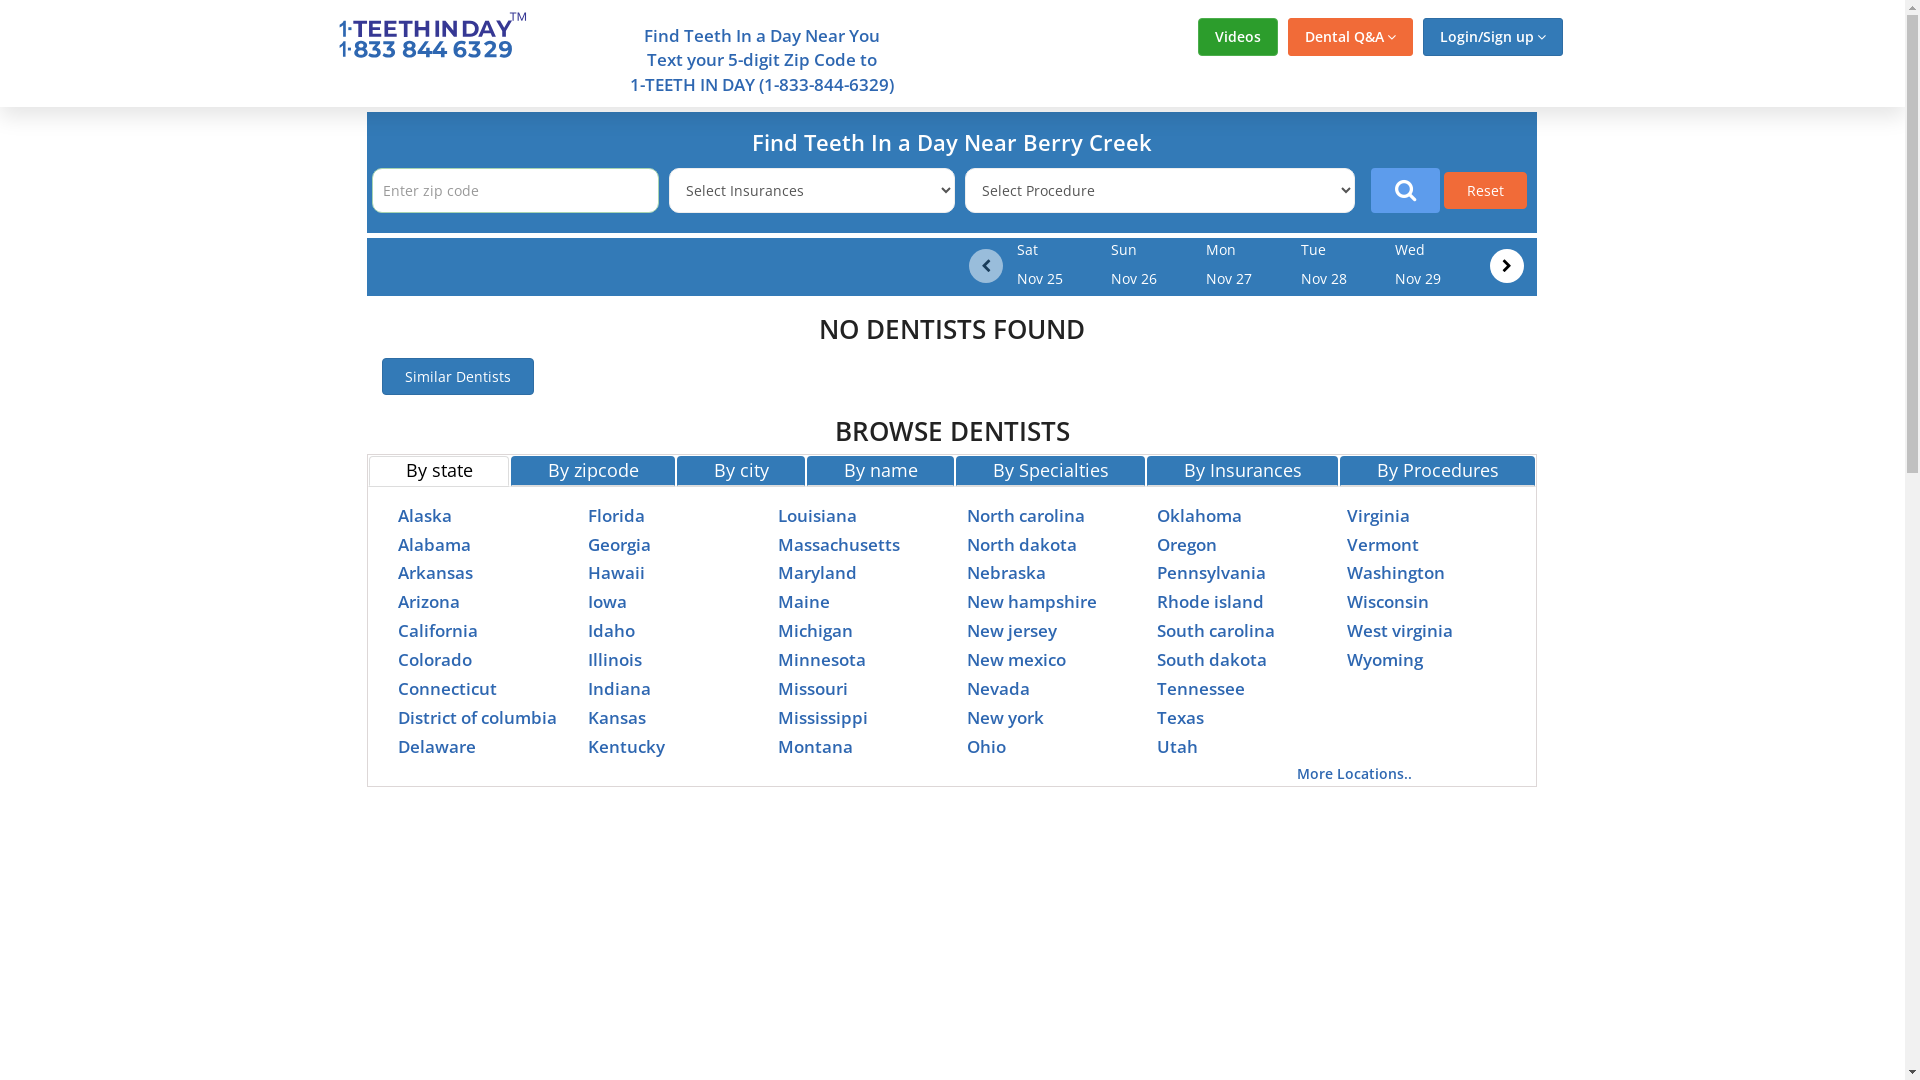 This screenshot has height=1080, width=1920. I want to click on 'Nevada', so click(998, 687).